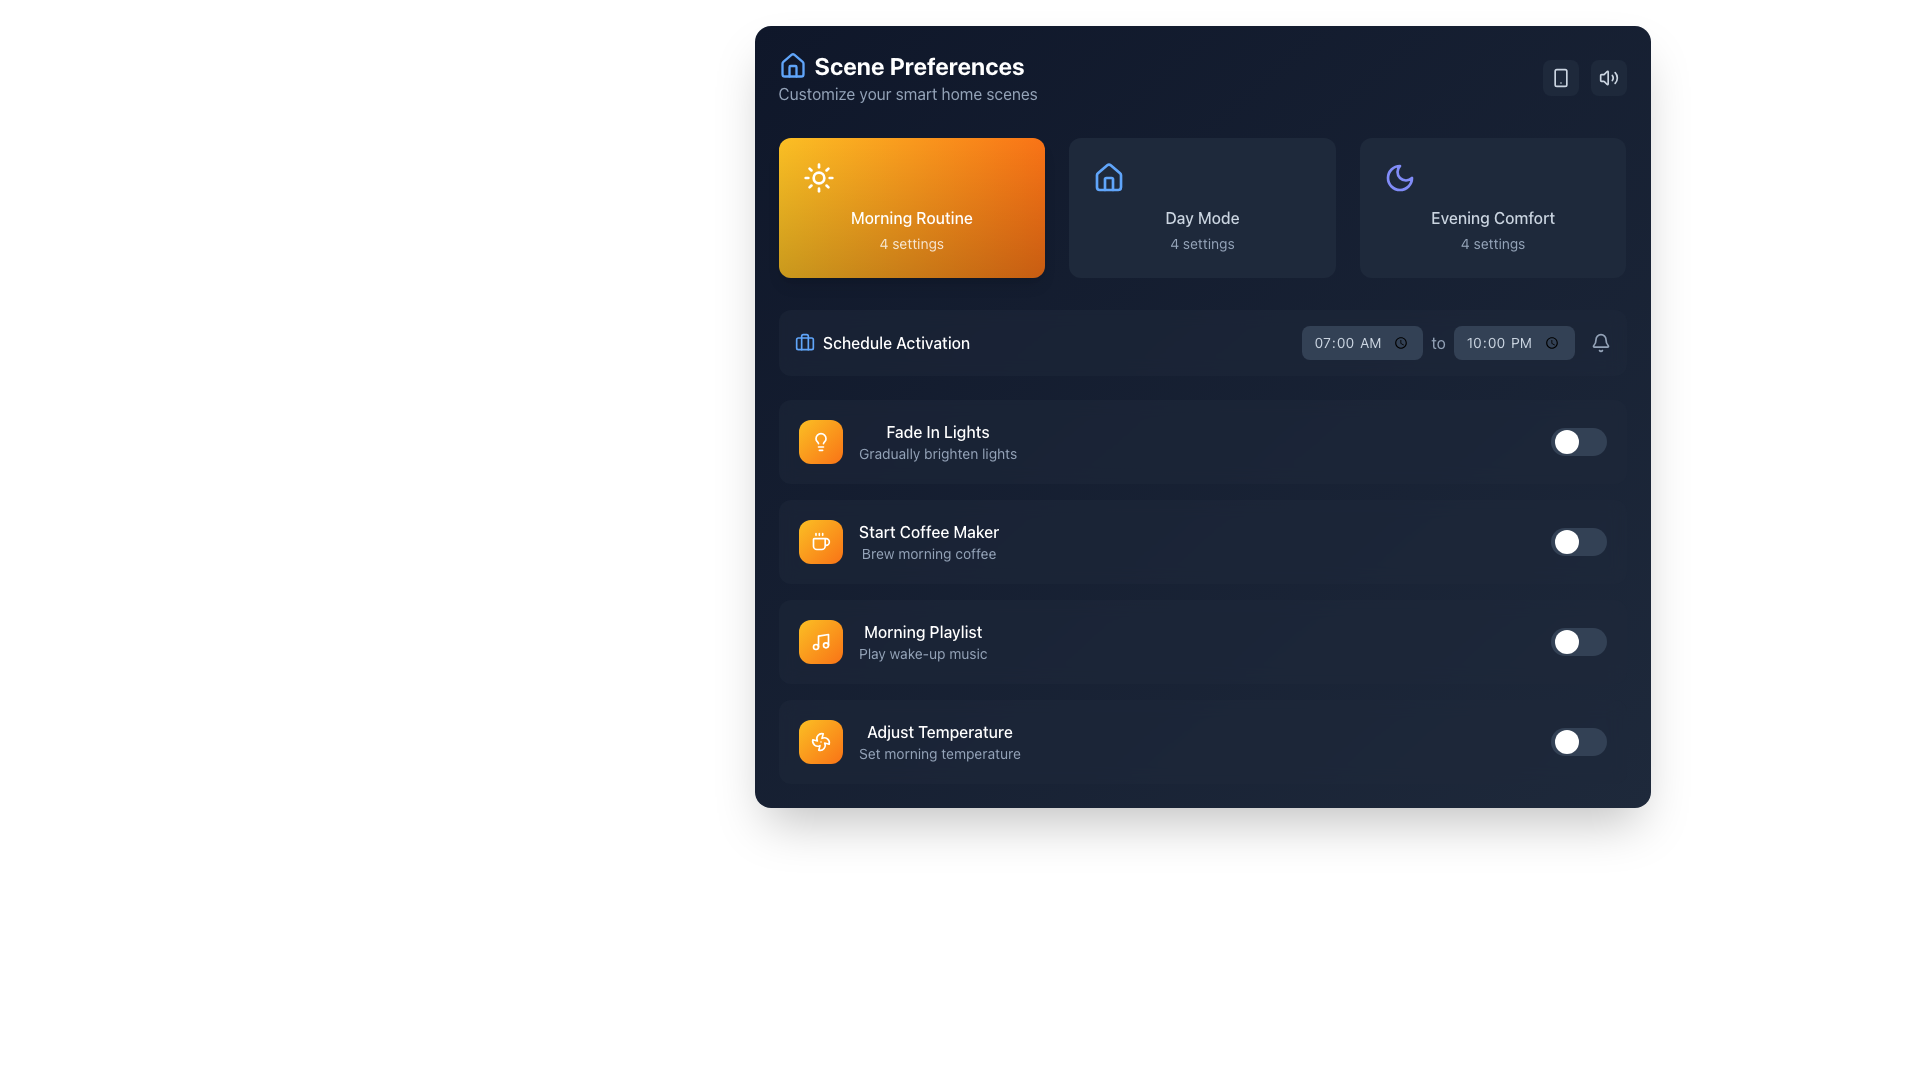 This screenshot has height=1080, width=1920. Describe the element at coordinates (927, 542) in the screenshot. I see `the 'Start Coffee Maker' text label, which has bold white text and is the second item in the 'Schedule Activation' section, positioned between 'Fade In Lights' and 'Morning Playlist'` at that location.